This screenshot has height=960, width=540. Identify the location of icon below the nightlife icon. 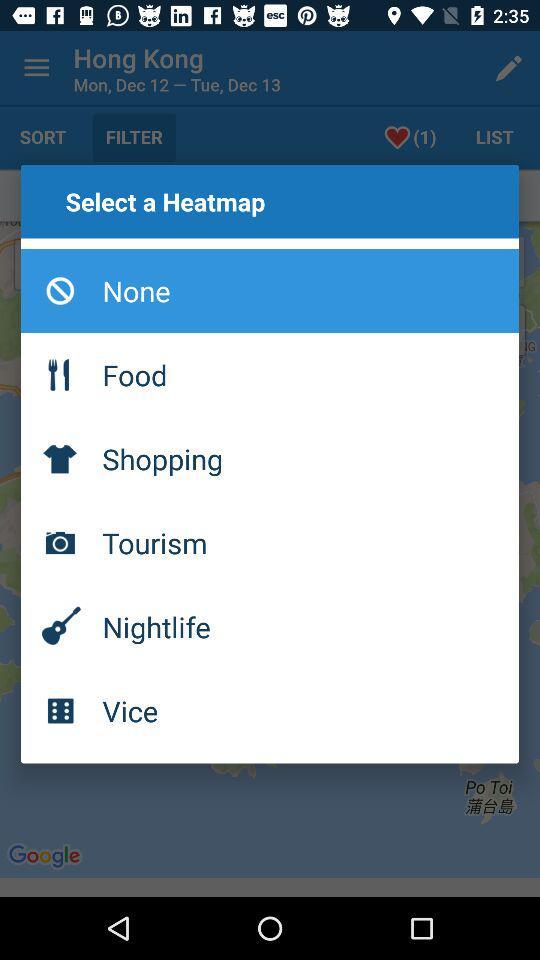
(270, 710).